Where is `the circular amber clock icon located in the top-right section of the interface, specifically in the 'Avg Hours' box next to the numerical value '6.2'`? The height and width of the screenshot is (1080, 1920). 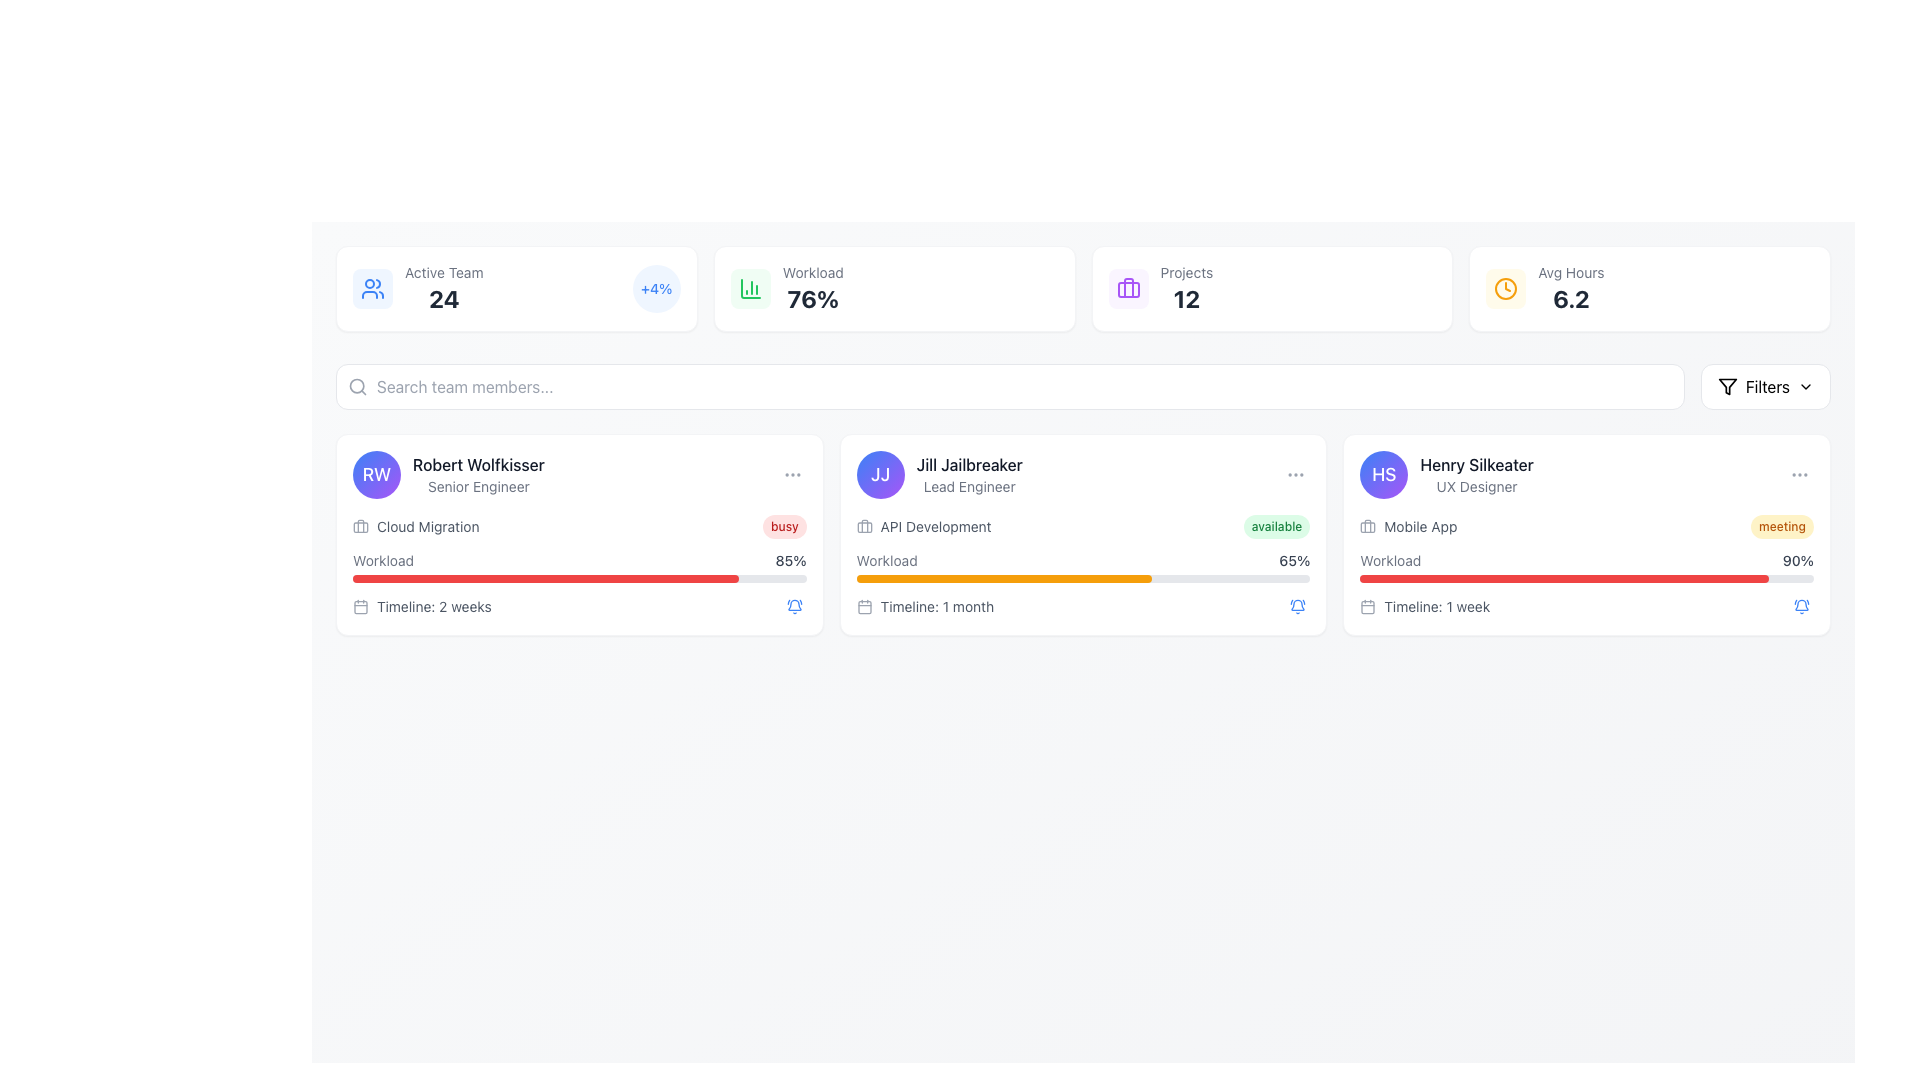
the circular amber clock icon located in the top-right section of the interface, specifically in the 'Avg Hours' box next to the numerical value '6.2' is located at coordinates (1506, 289).